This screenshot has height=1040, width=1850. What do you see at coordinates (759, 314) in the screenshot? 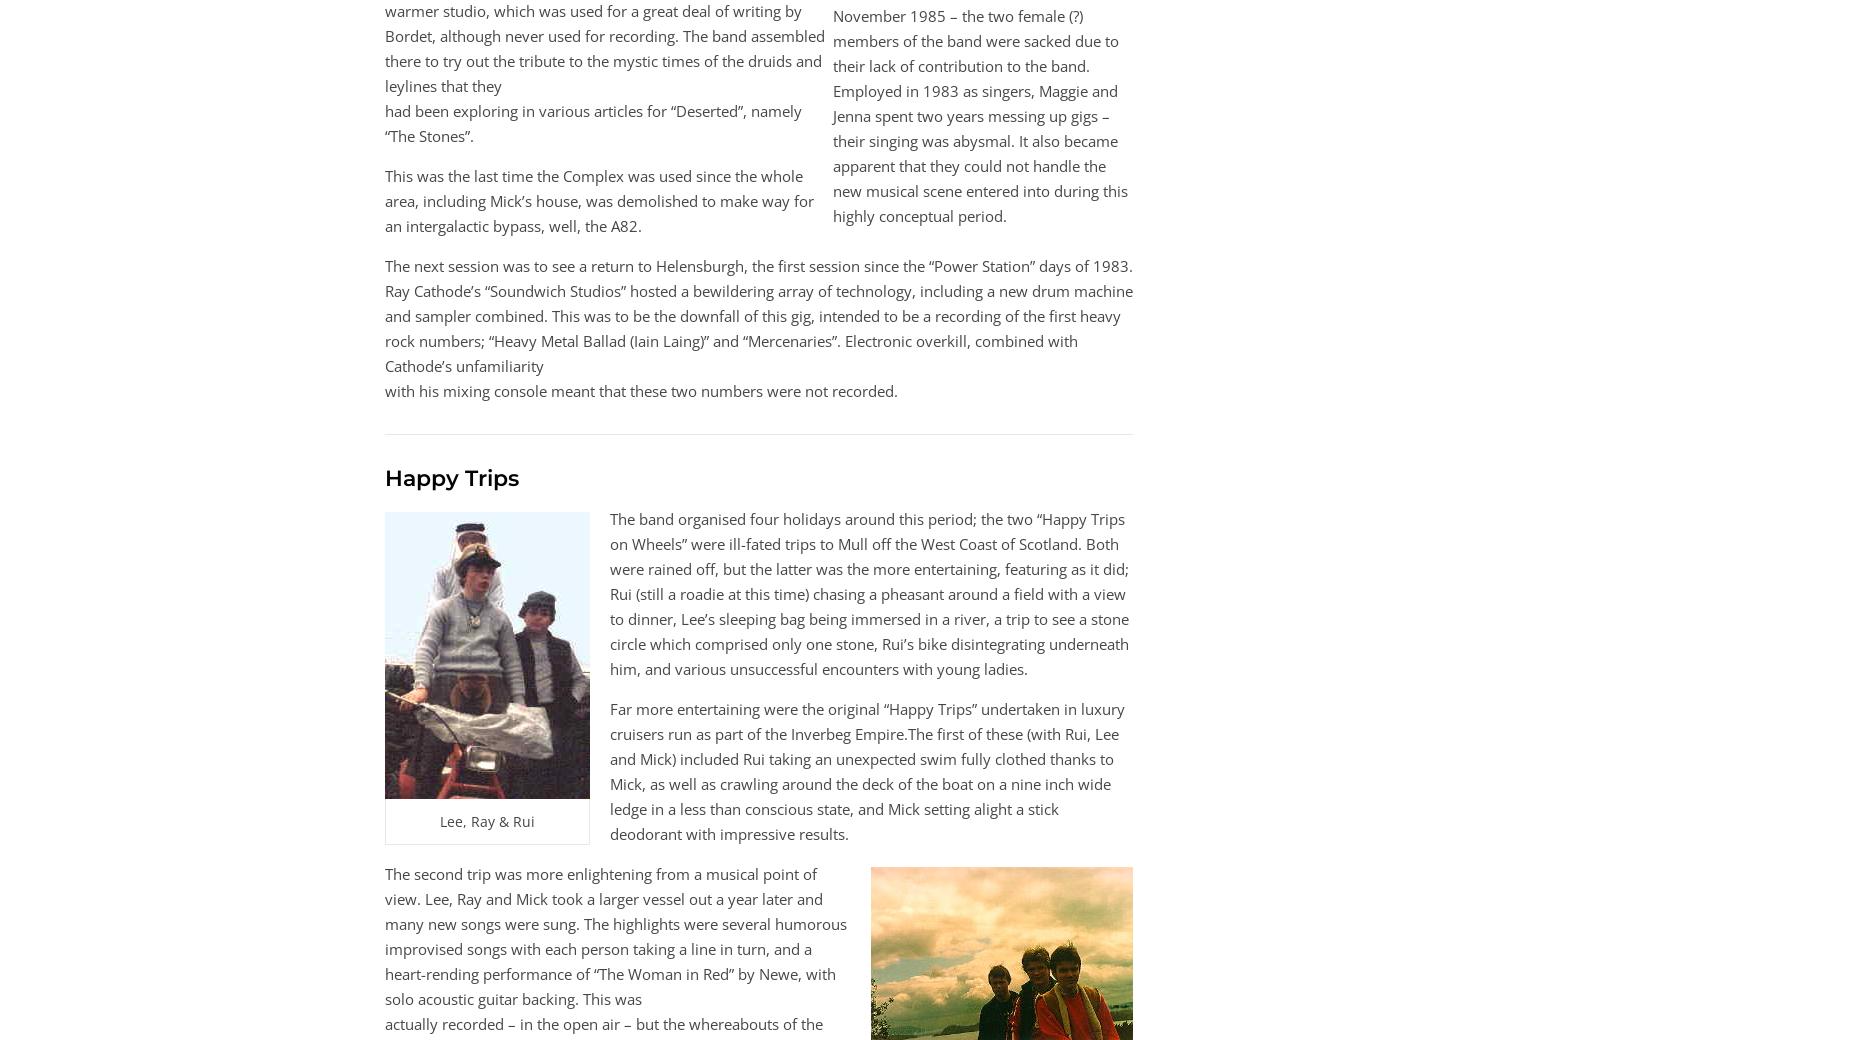
I see `'The next session was to see a return to Helensburgh, the first session since the “Power Station” days of 1983. Ray Cathode’s “Soundwich Studios” hosted a bewildering array of technology, including a new drum machine and sampler combined. This was to be the downfall of this gig, intended to be a recording of the first heavy rock numbers; “Heavy Metal Ballad (Iain Laing)” and “Mercenaries”. Electronic overkill, combined with Cathode’s unfamiliarity'` at bounding box center [759, 314].